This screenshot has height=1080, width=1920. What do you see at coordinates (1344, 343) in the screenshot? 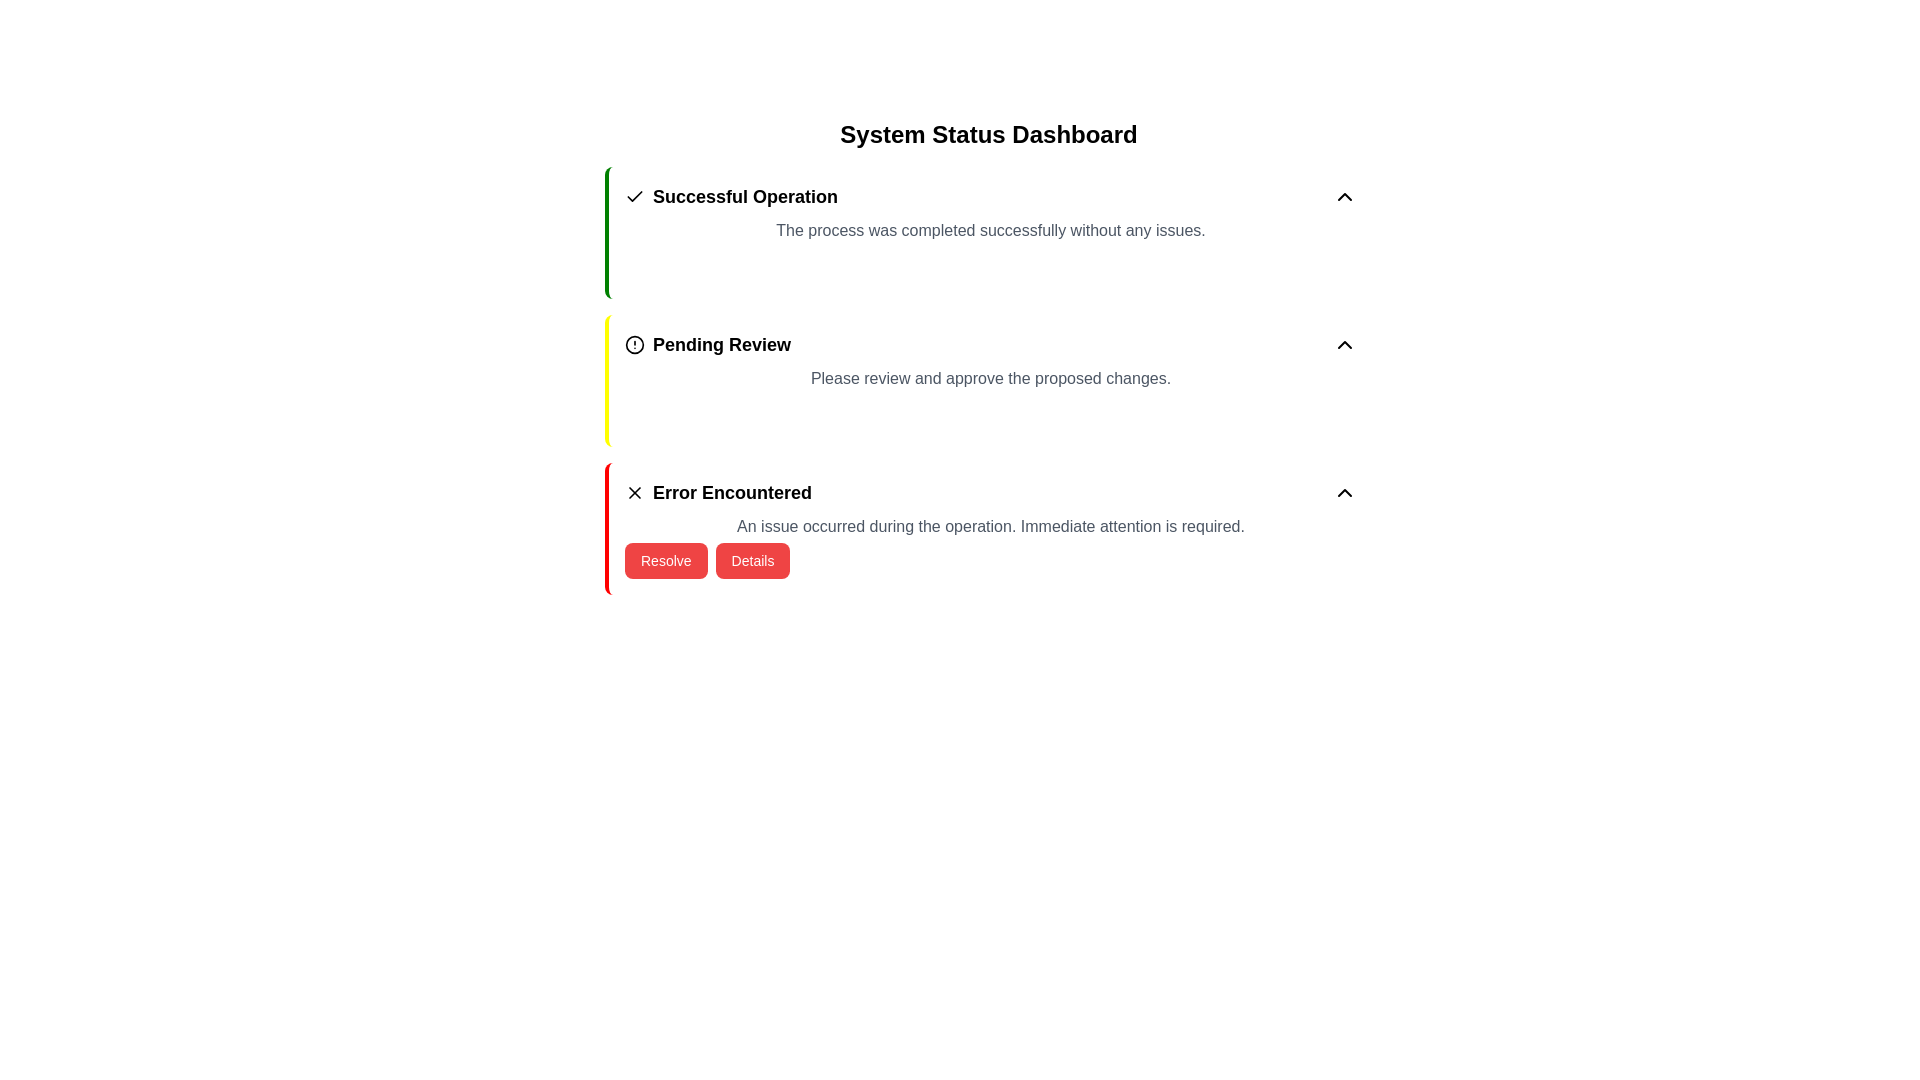
I see `the small, upward-pointing chevron button in the 'Pending Review' section of the dashboard` at bounding box center [1344, 343].